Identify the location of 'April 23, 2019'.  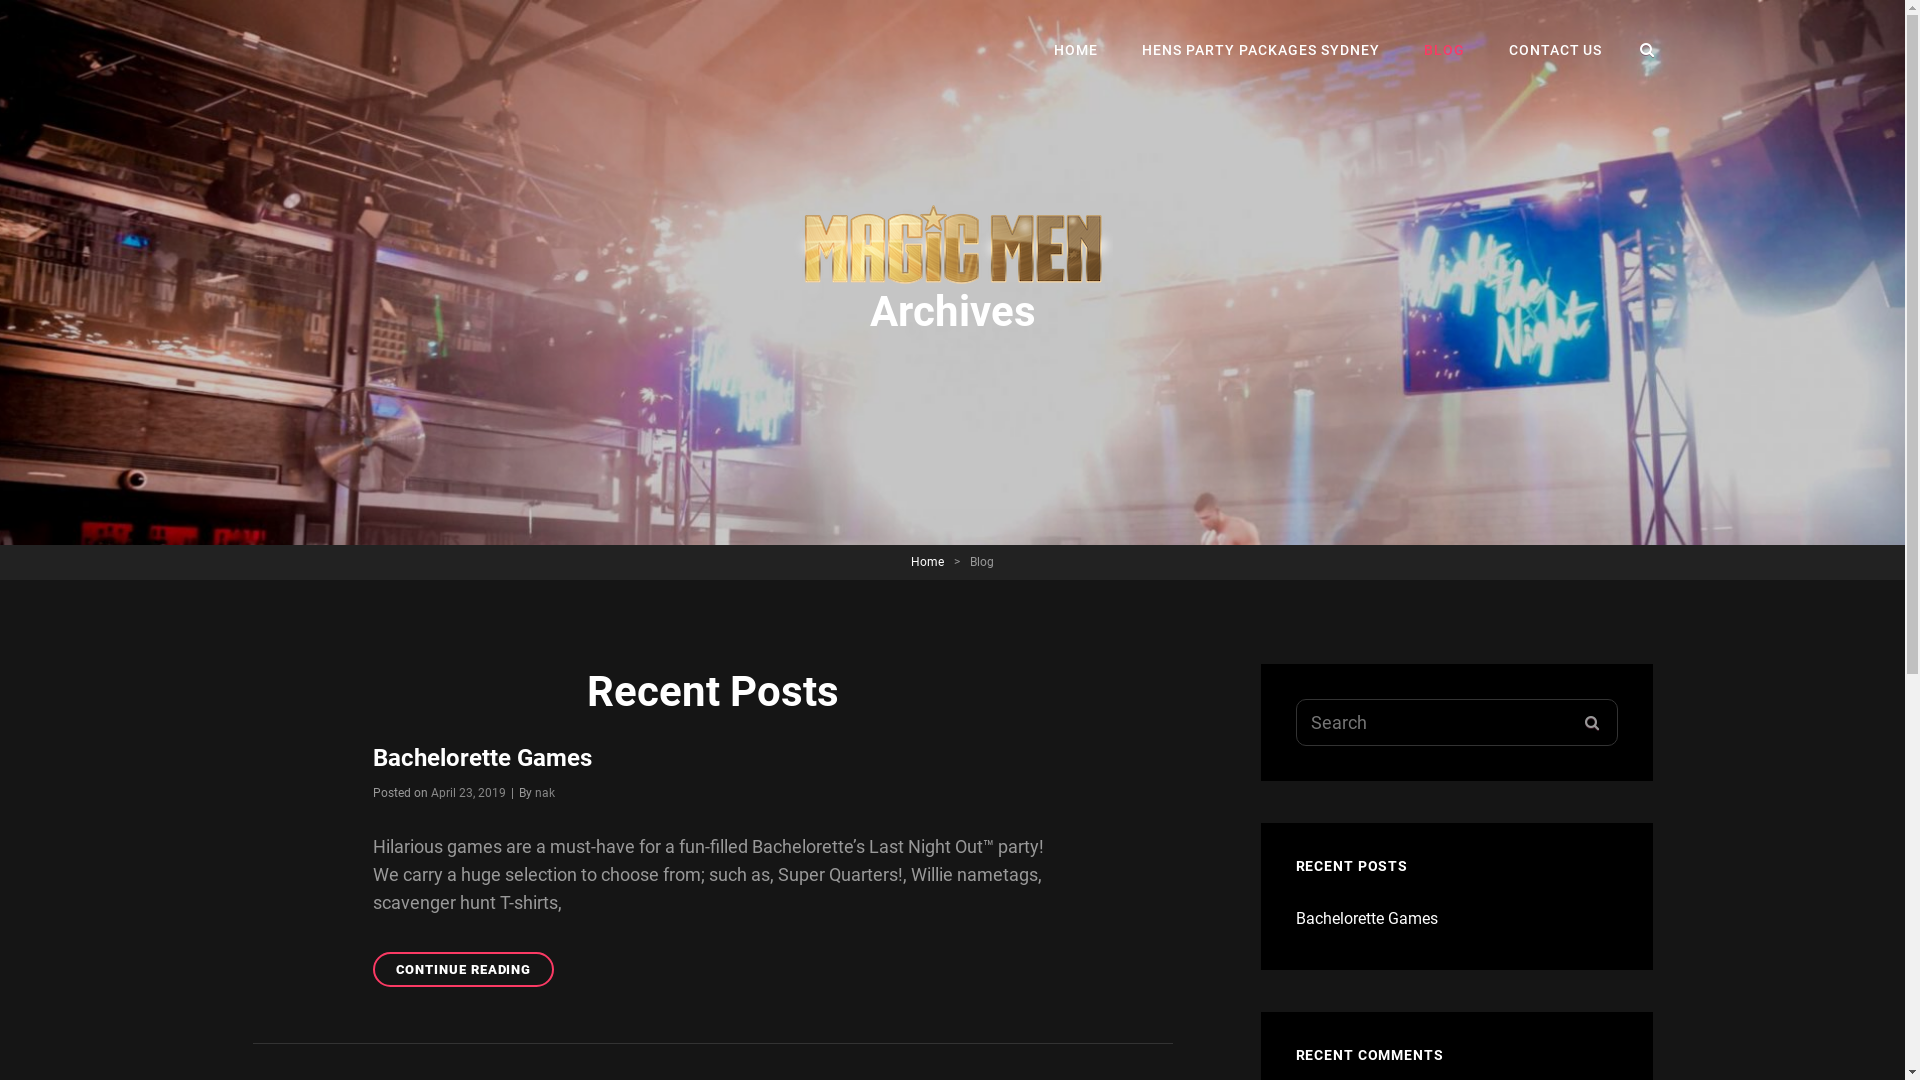
(466, 792).